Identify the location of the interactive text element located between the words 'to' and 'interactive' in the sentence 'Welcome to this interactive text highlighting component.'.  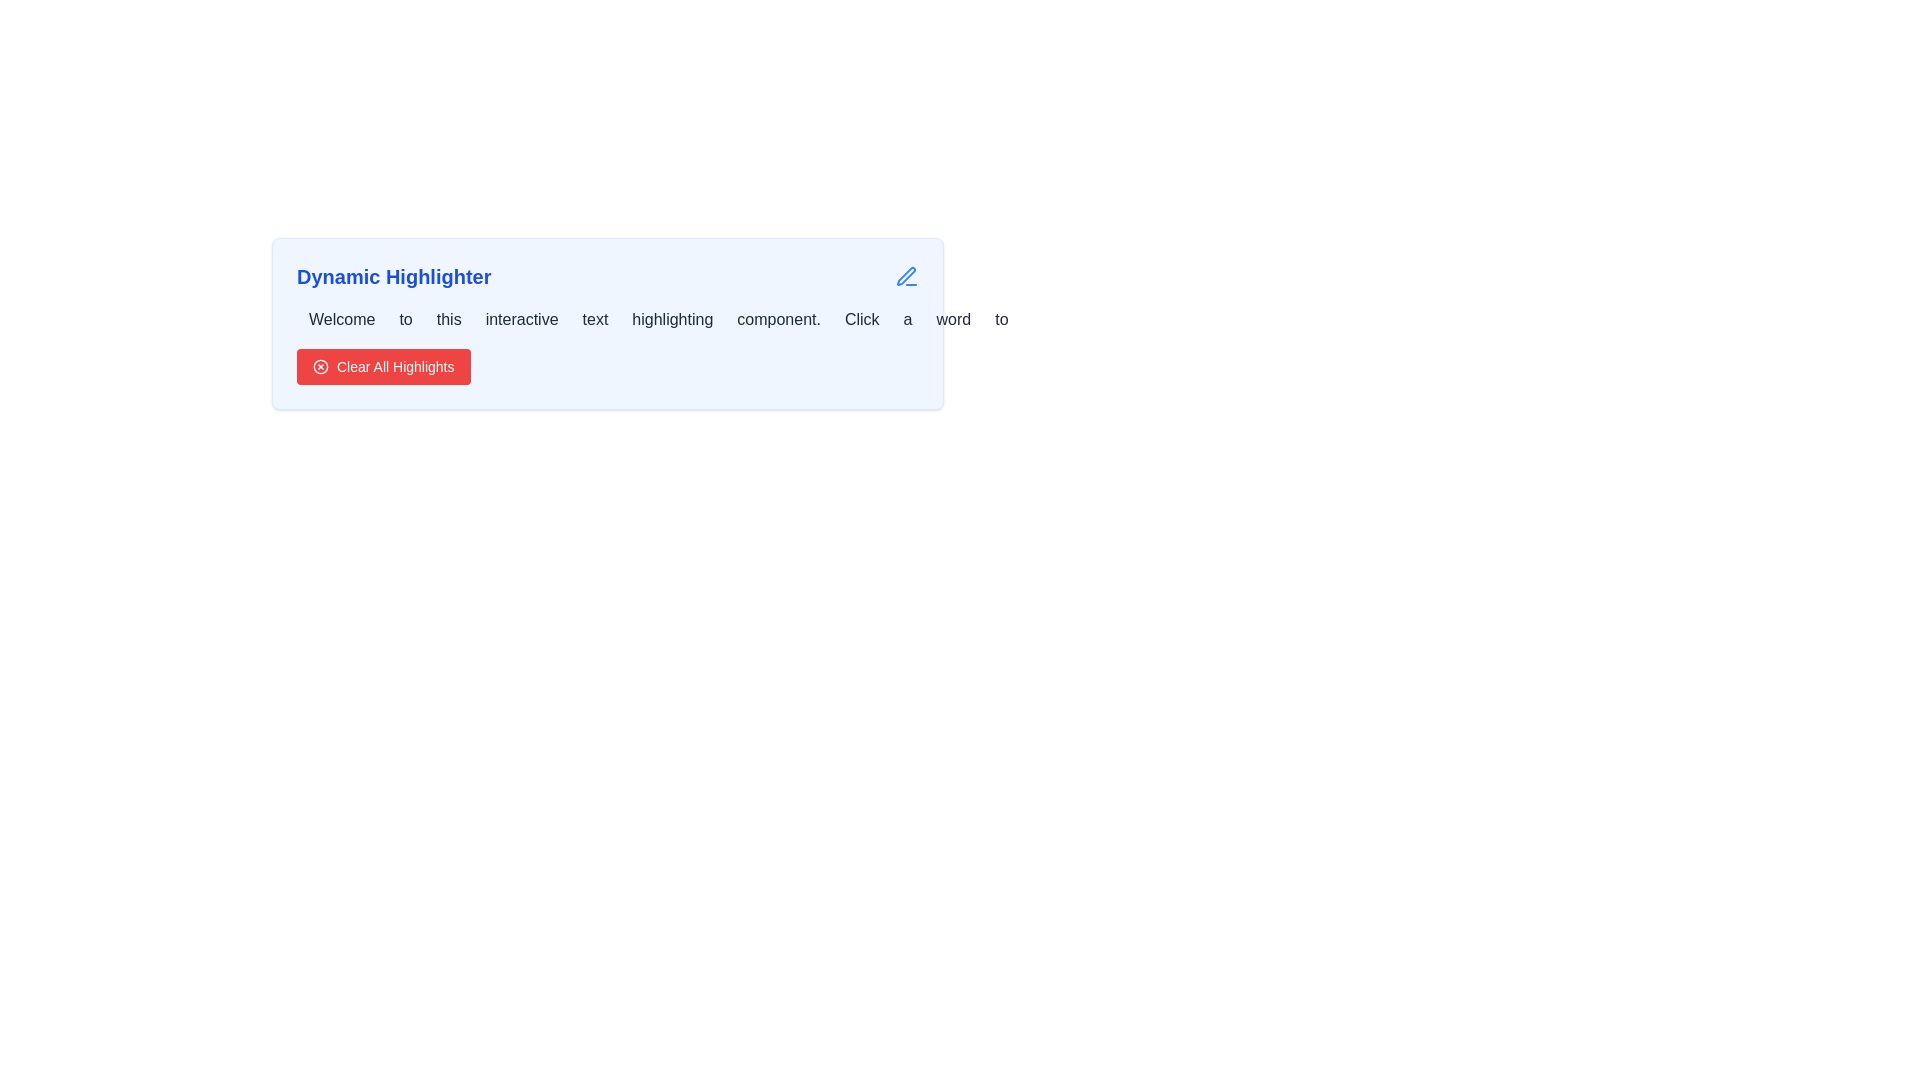
(448, 318).